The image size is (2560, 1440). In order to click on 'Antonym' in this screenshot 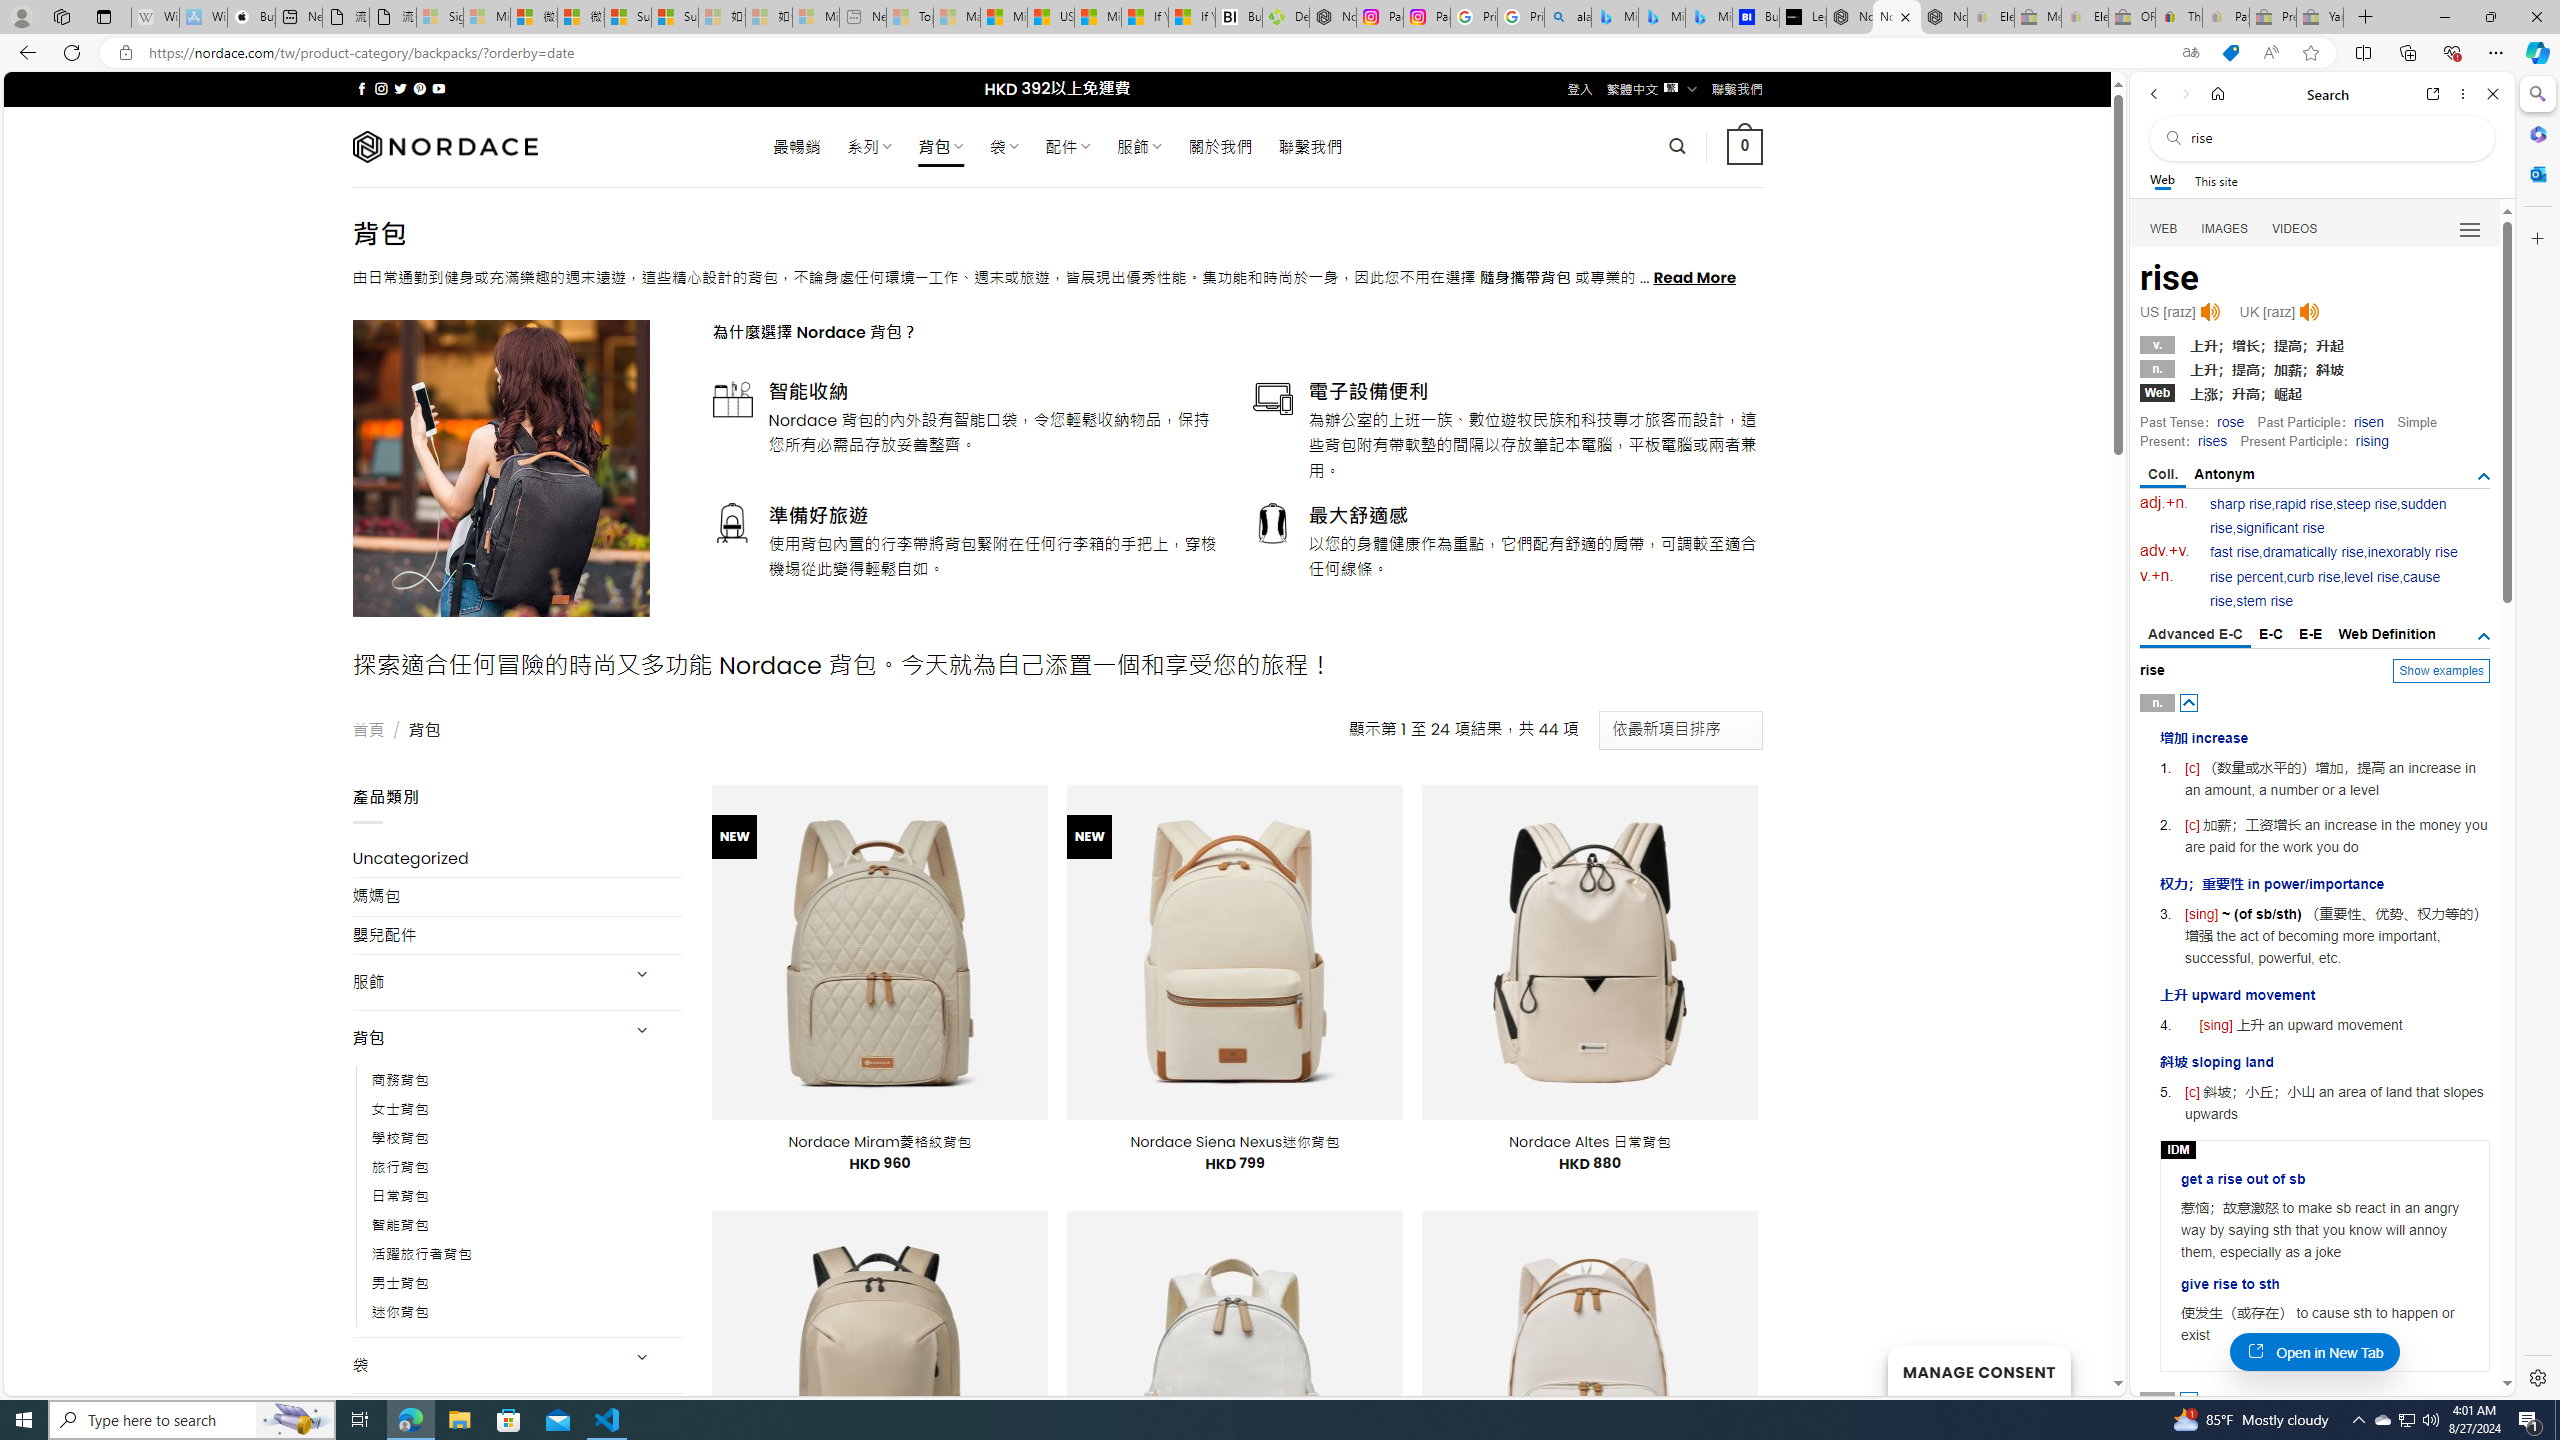, I will do `click(2223, 474)`.